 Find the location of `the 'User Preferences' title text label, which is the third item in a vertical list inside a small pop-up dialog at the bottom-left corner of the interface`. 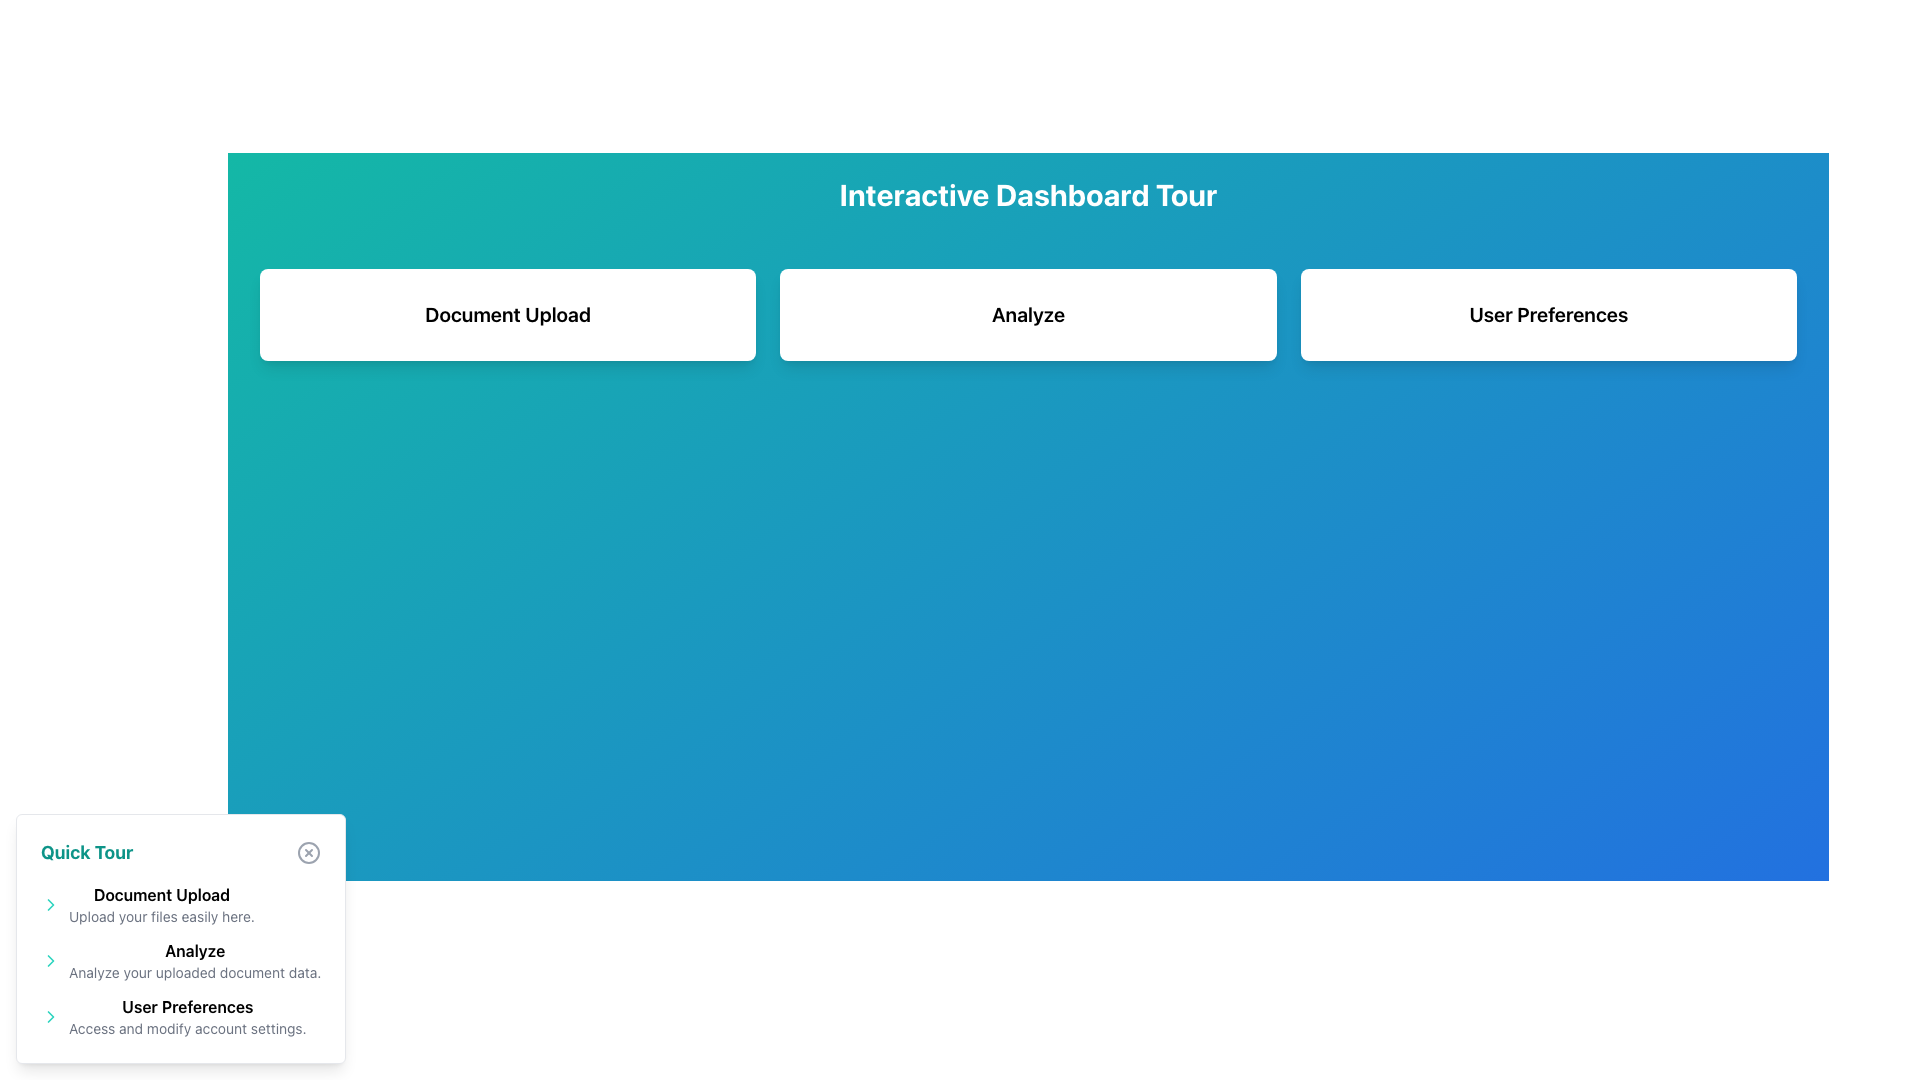

the 'User Preferences' title text label, which is the third item in a vertical list inside a small pop-up dialog at the bottom-left corner of the interface is located at coordinates (187, 1006).